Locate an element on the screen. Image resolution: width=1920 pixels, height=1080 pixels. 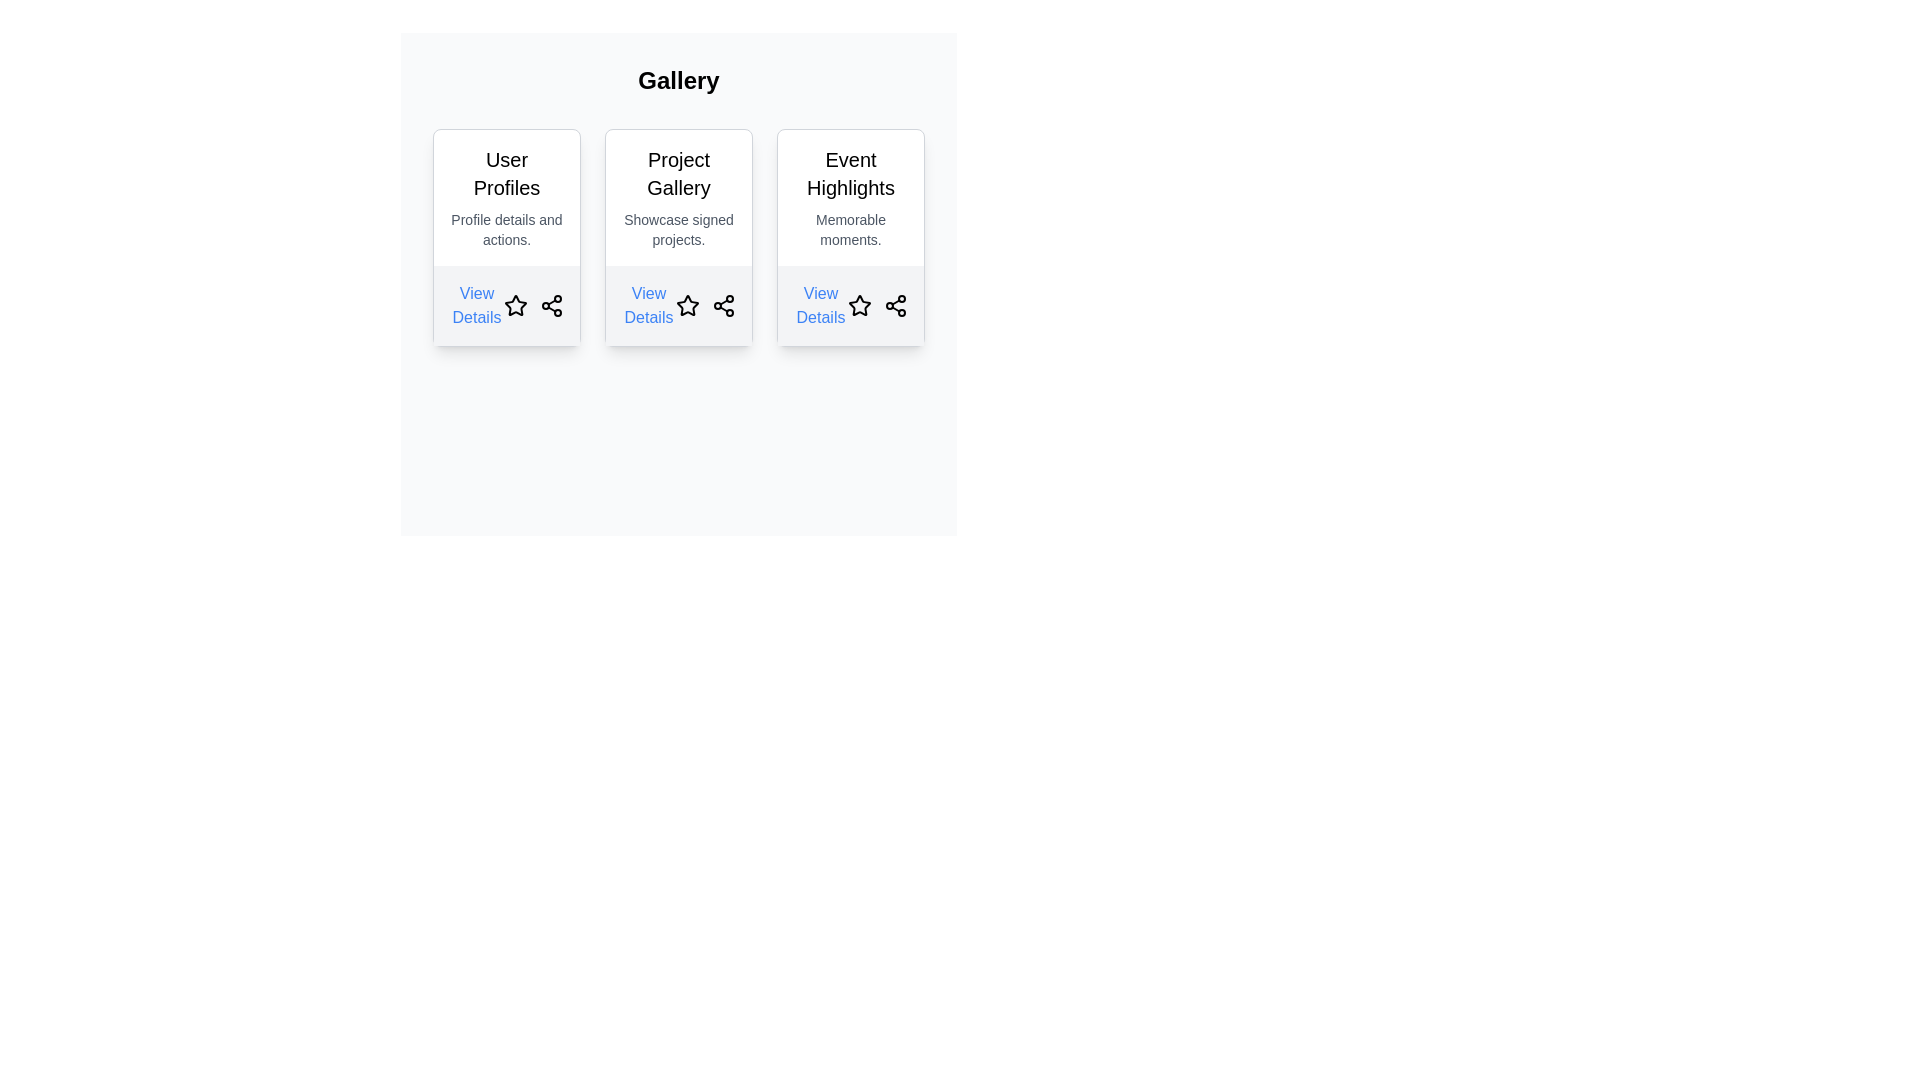
the star icon located at the bottom center of the 'Project Gallery' card to mark it as a favorite is located at coordinates (687, 305).